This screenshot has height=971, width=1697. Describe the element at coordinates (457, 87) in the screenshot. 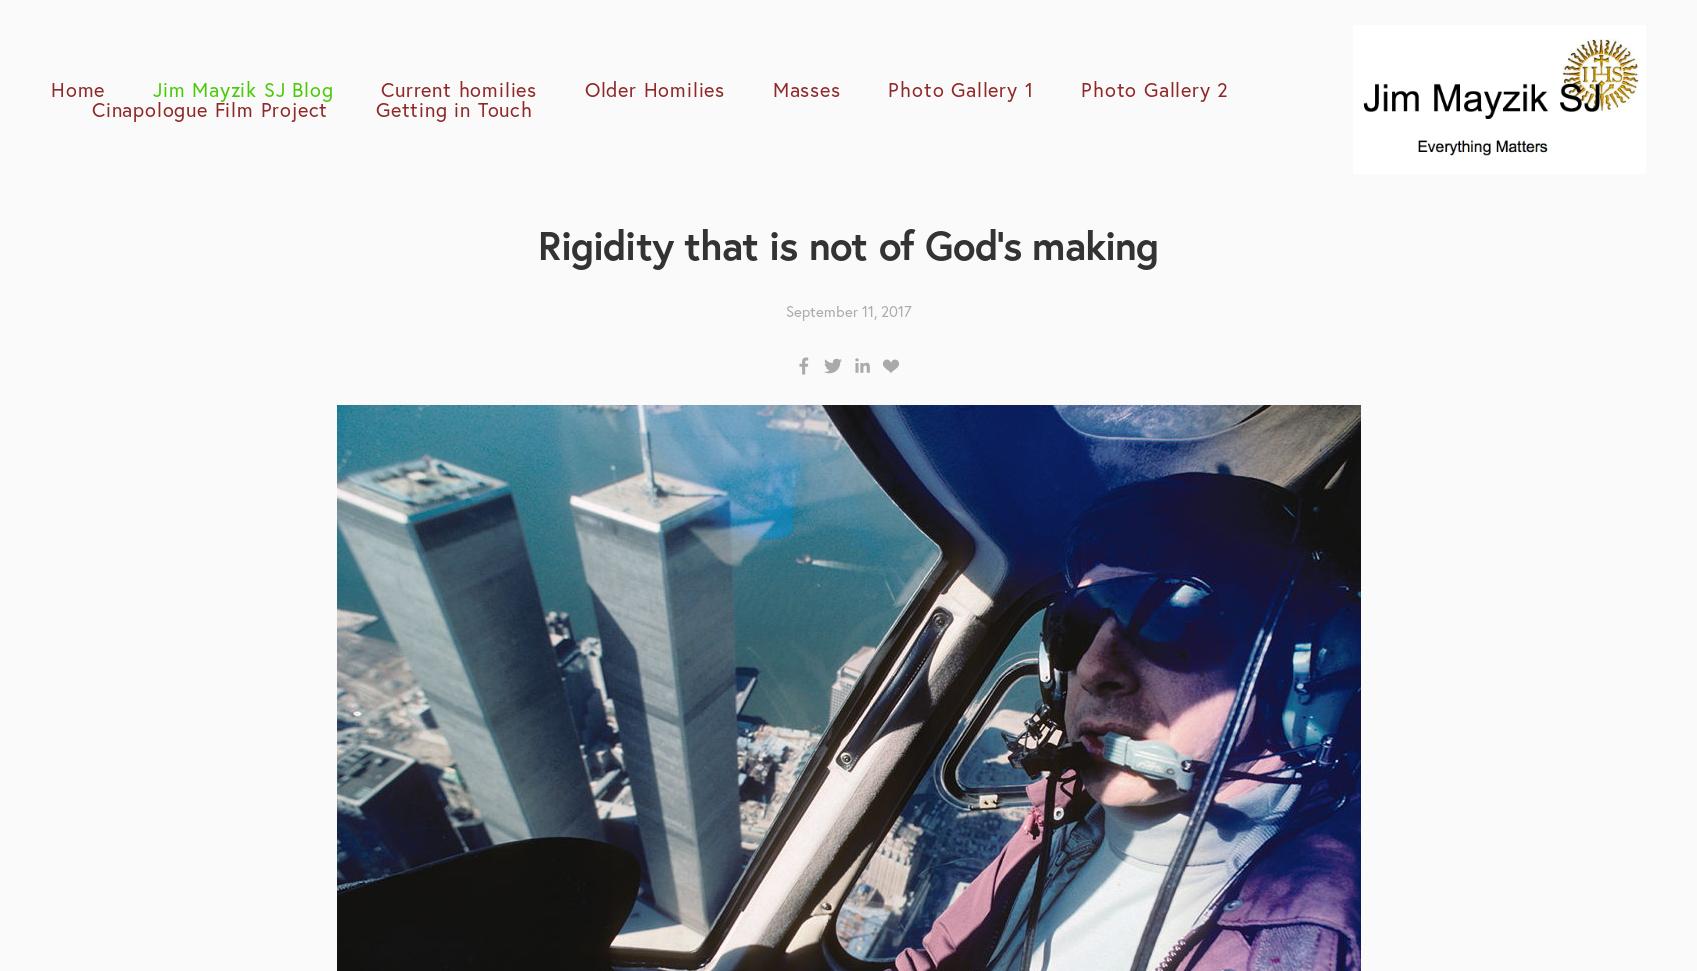

I see `'Current homilies'` at that location.